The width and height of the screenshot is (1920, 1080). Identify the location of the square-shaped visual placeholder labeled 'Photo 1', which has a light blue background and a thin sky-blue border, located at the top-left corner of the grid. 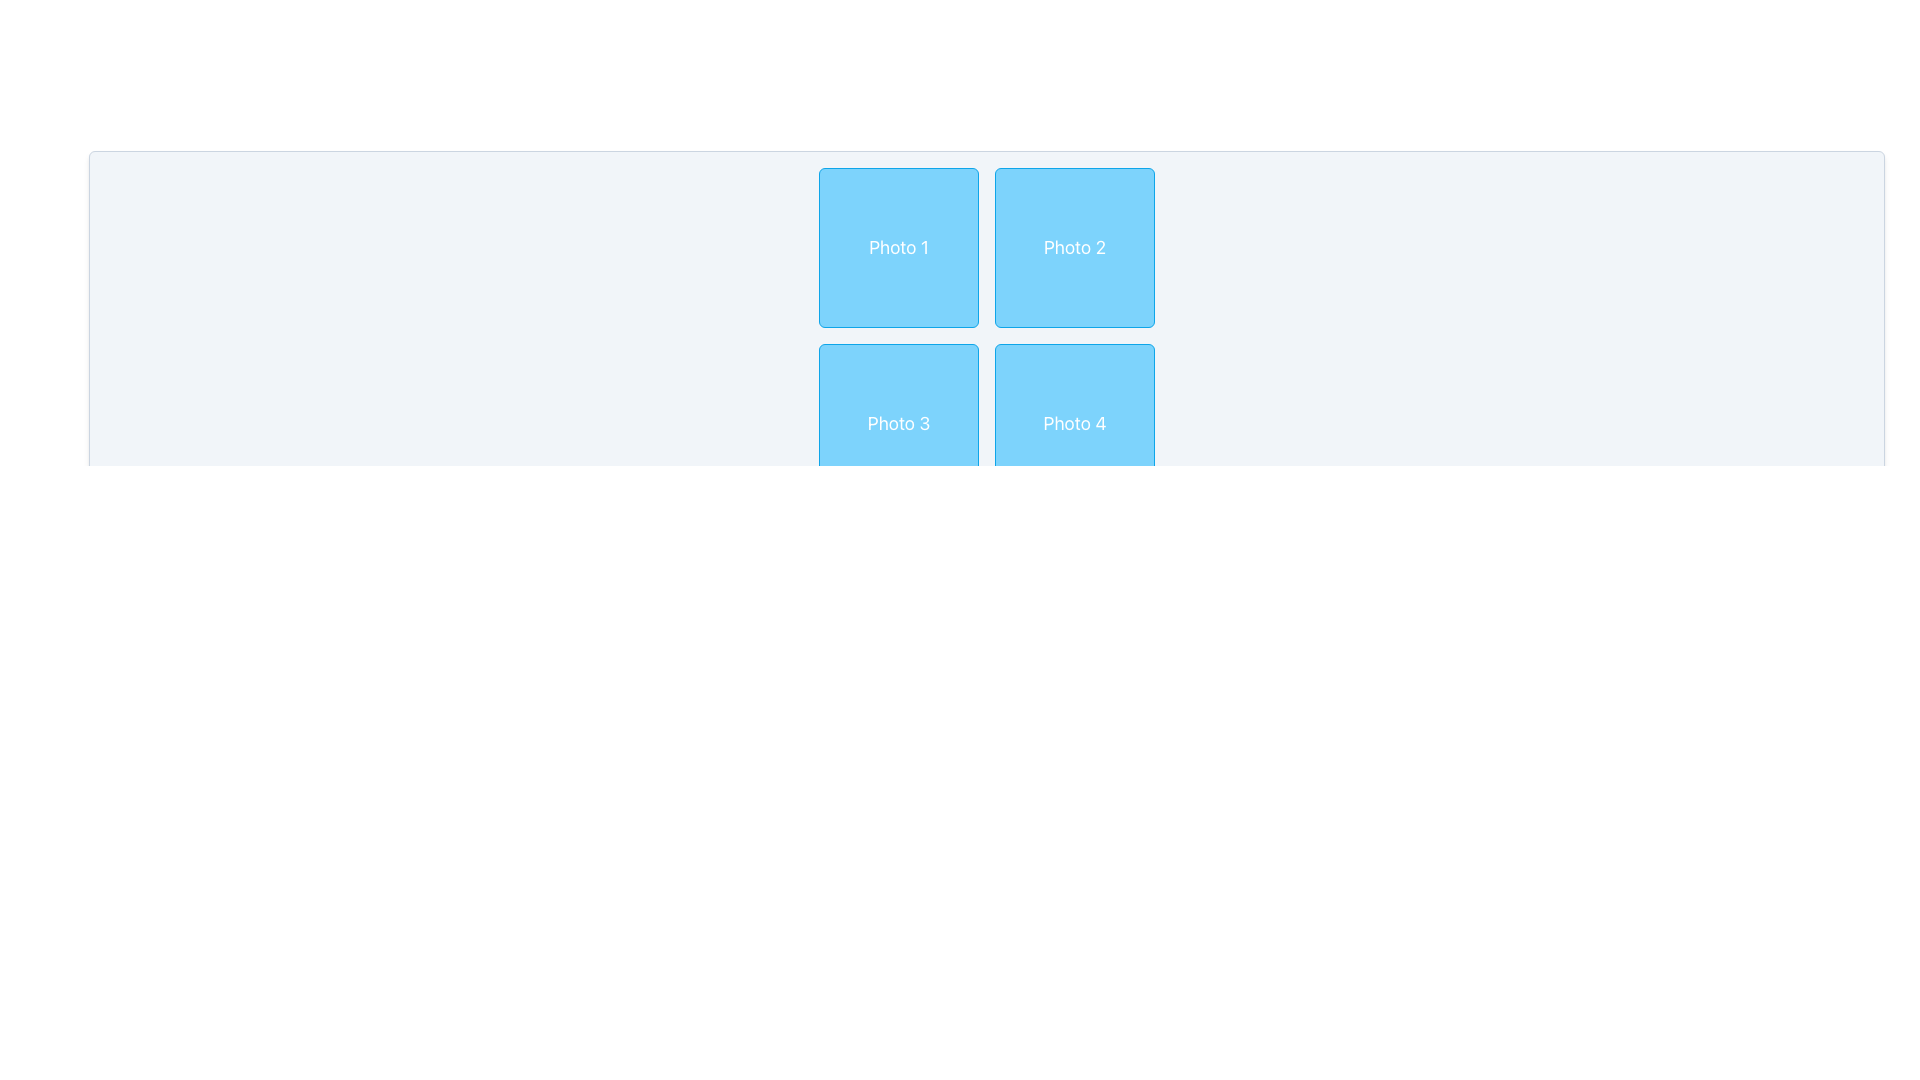
(897, 246).